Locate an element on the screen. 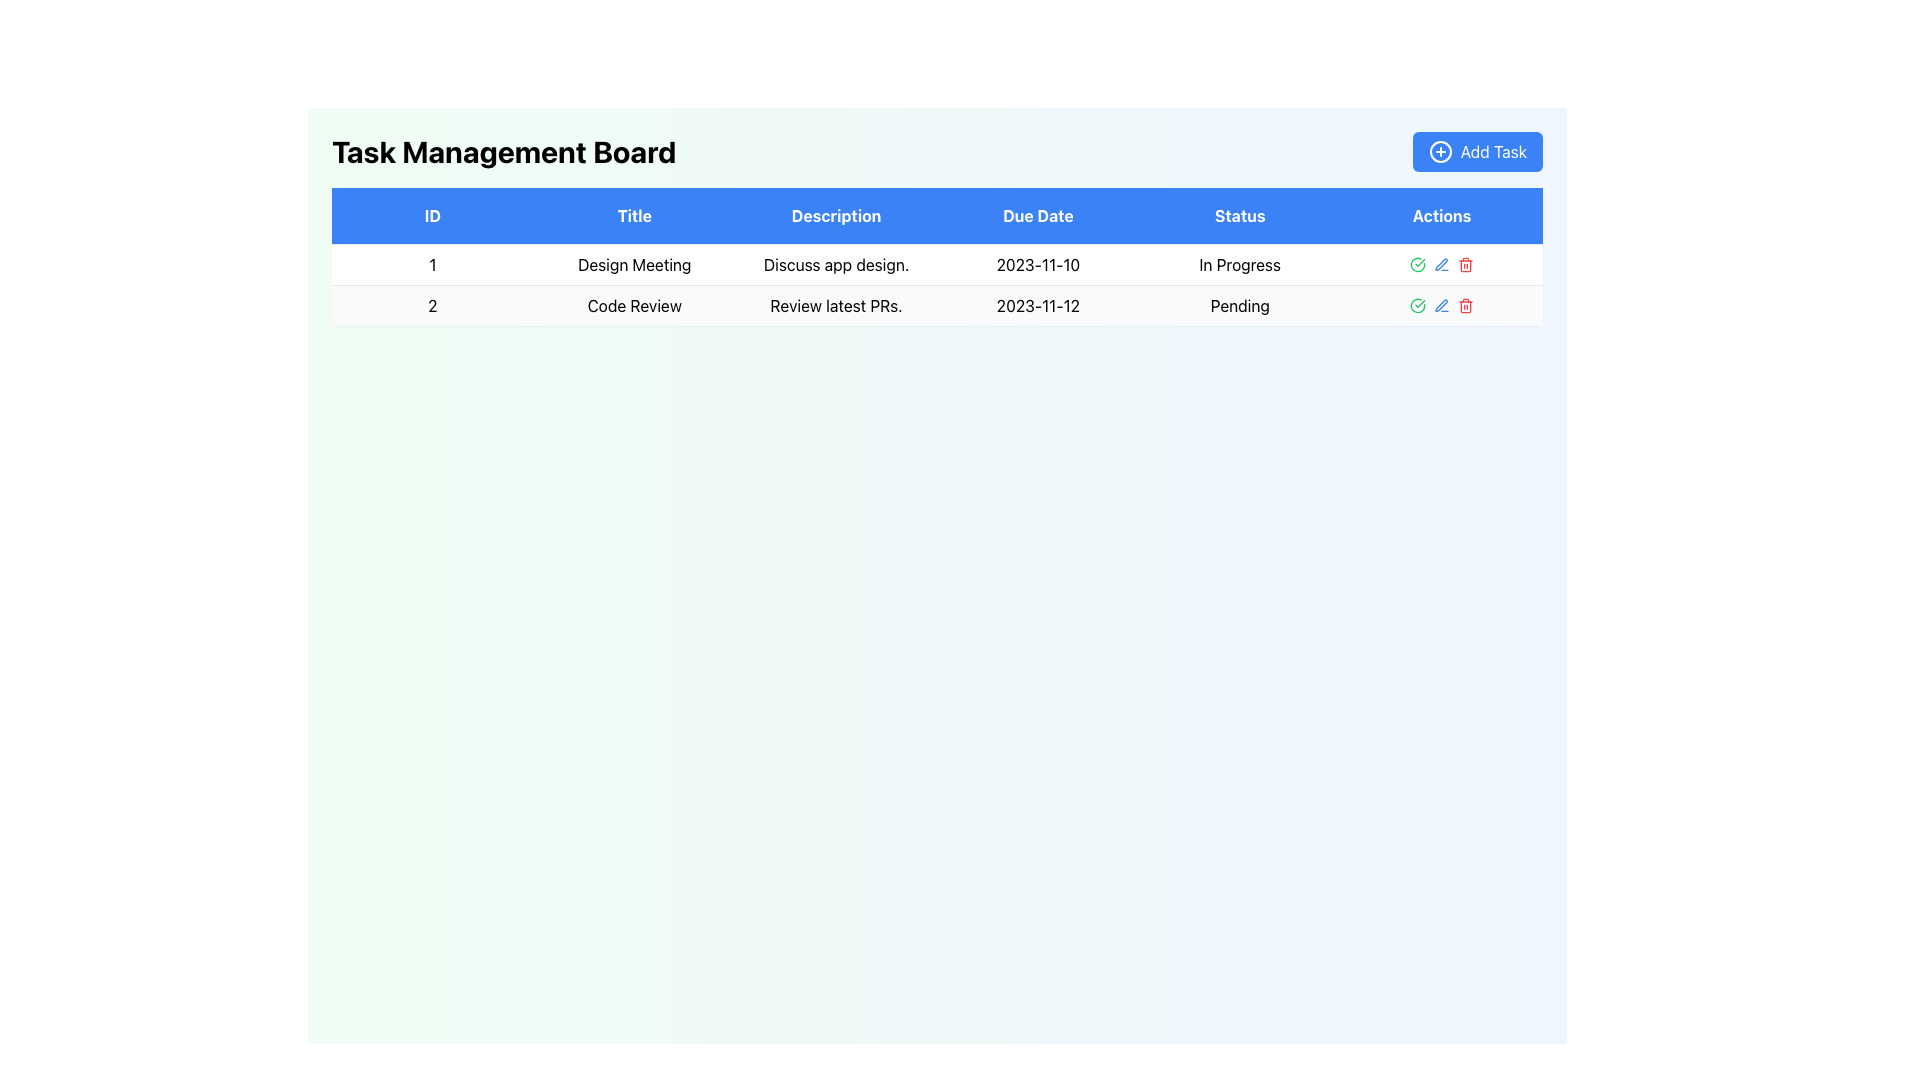  the 'Due Date' label, which is the fourth column header in the task management table, displaying the text in bold white font inside a blue rectangular area is located at coordinates (1038, 216).